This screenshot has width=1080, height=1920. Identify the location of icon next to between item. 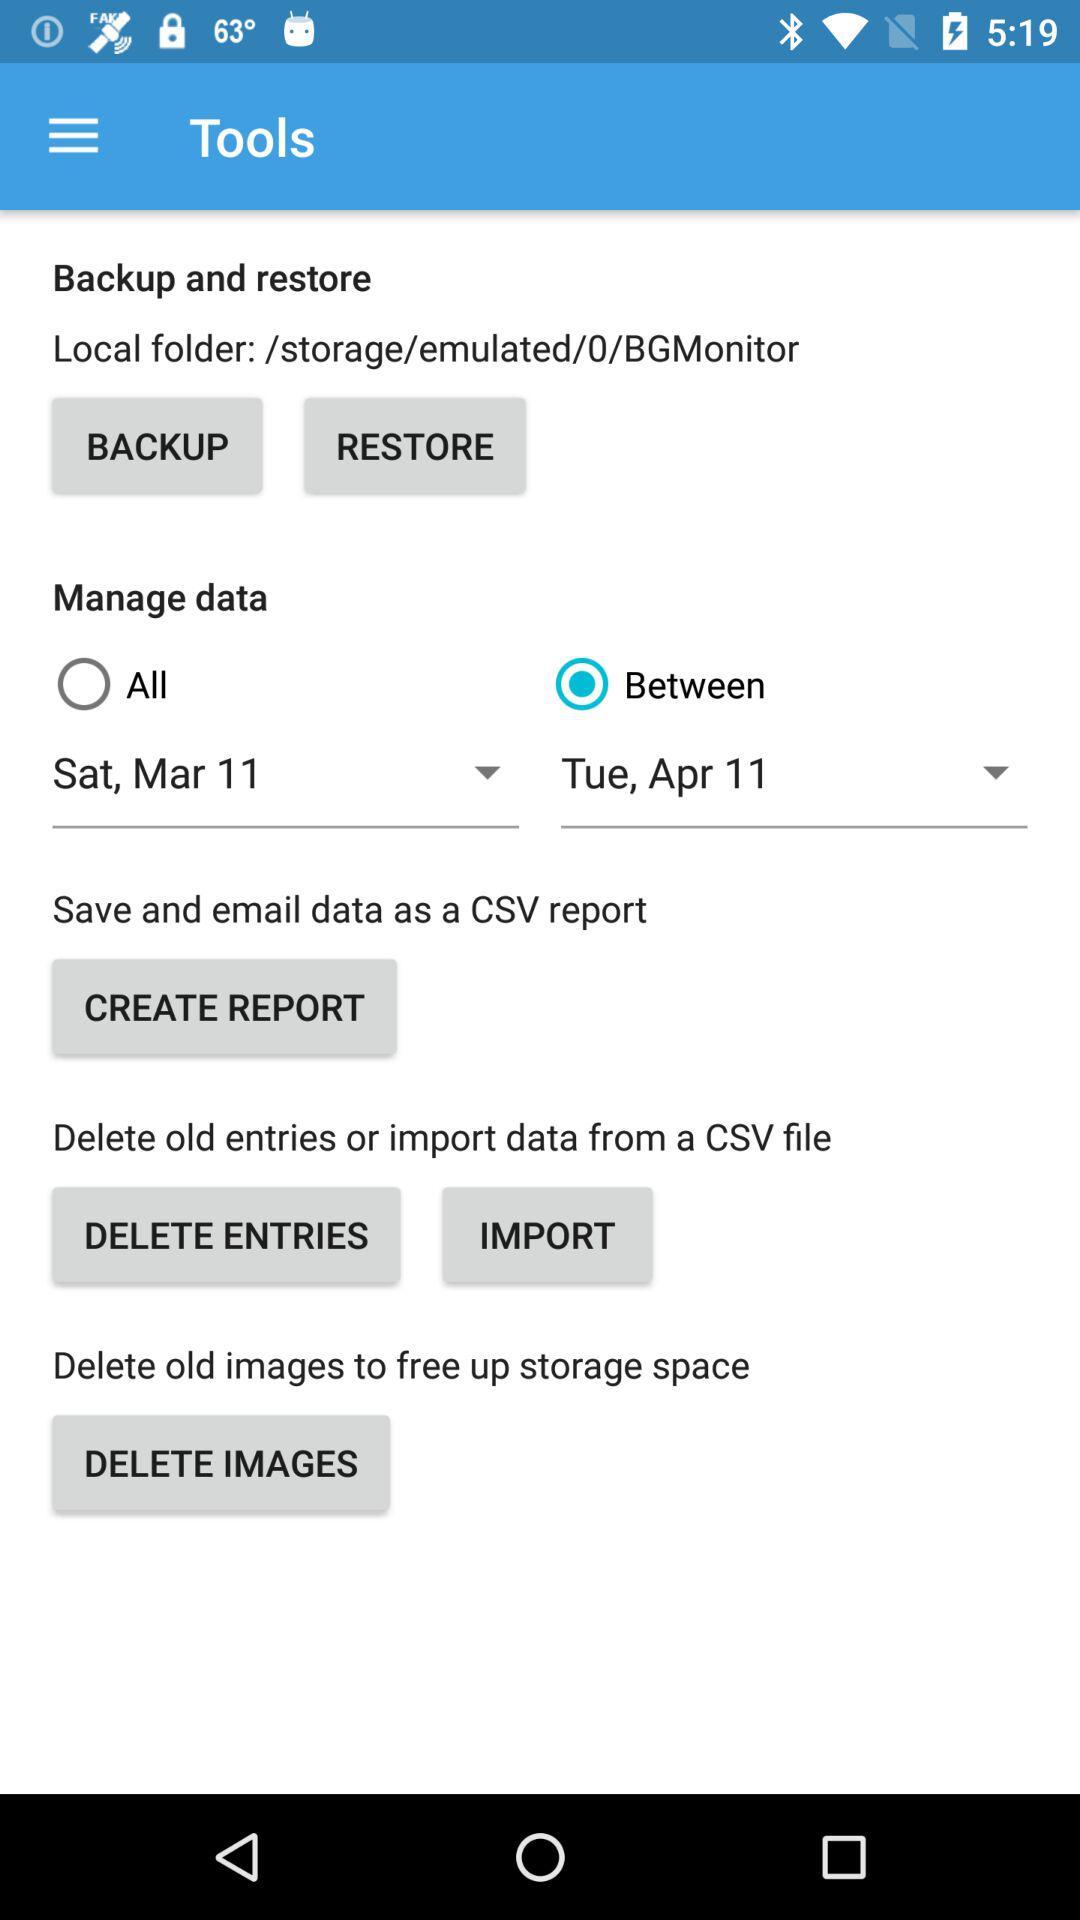
(290, 684).